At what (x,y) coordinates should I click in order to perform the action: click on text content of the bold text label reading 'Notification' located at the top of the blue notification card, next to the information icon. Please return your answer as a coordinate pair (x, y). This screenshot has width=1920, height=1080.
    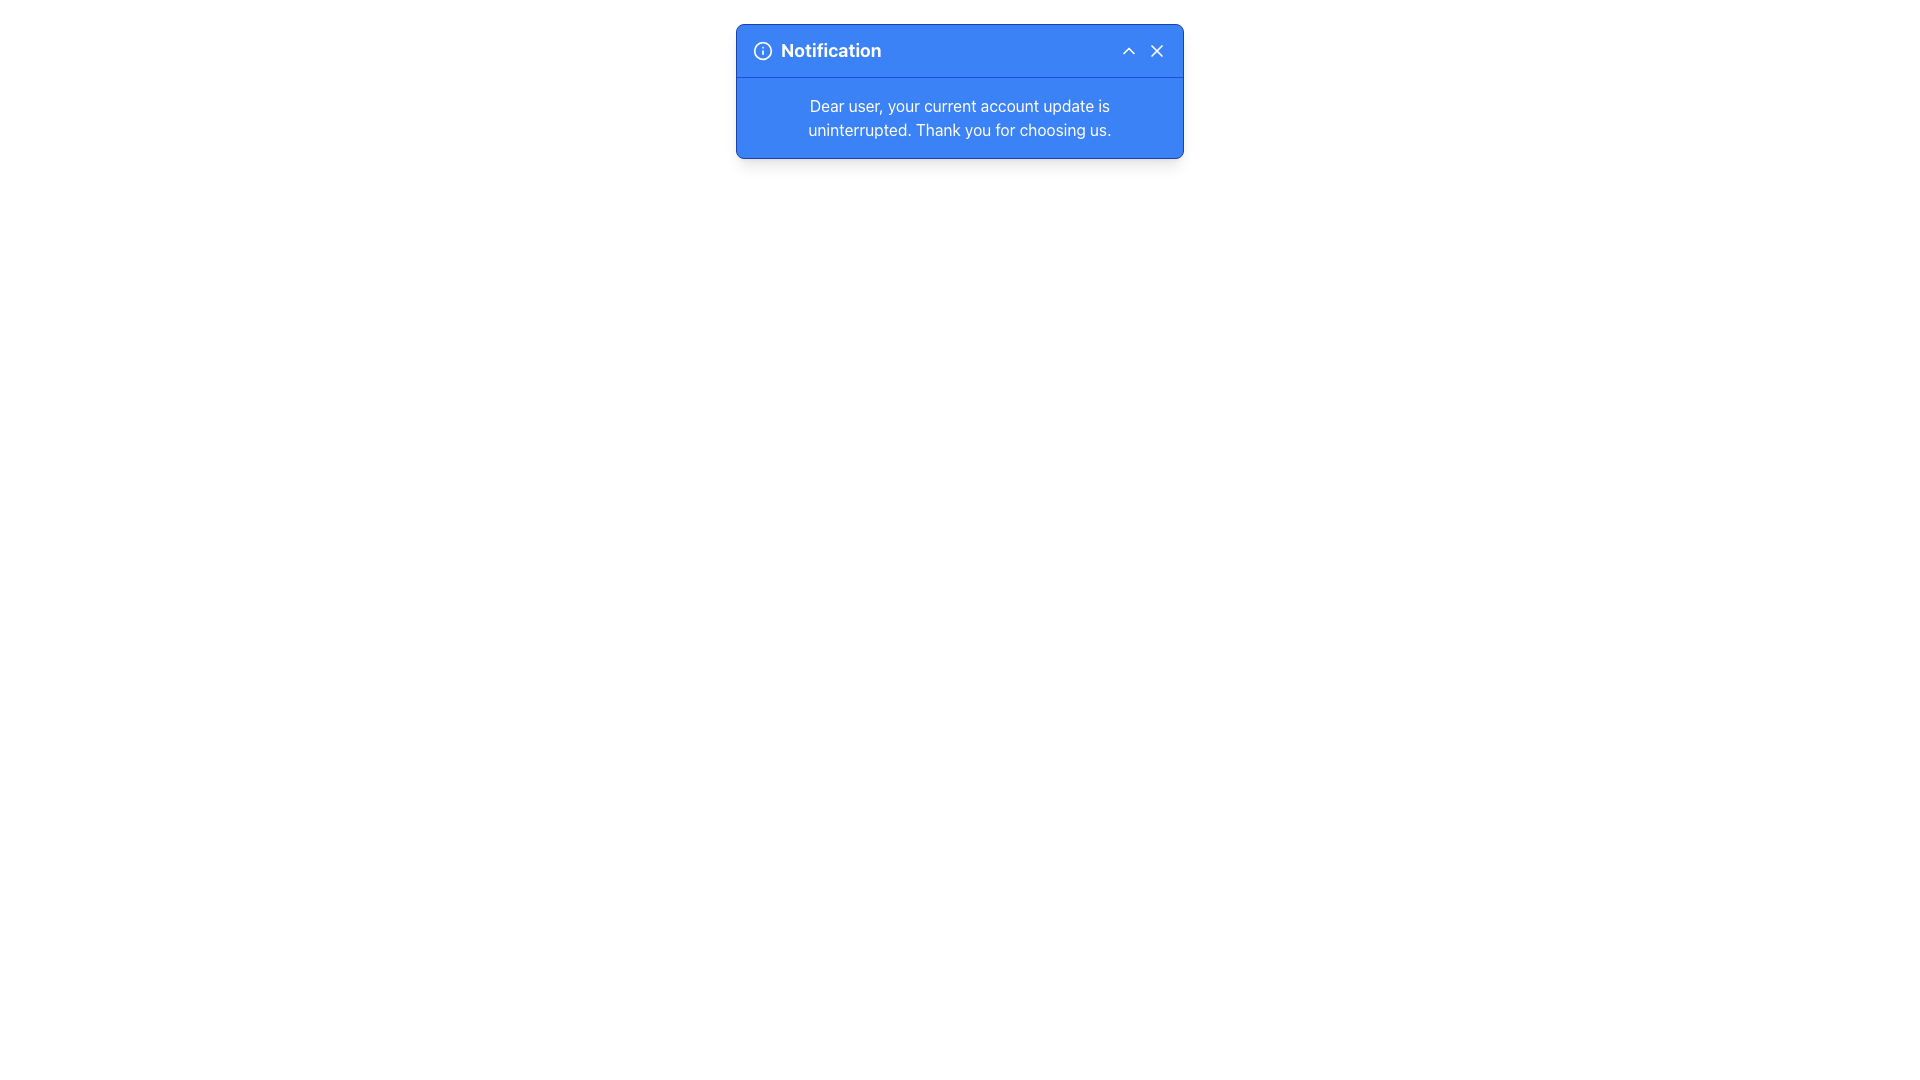
    Looking at the image, I should click on (831, 49).